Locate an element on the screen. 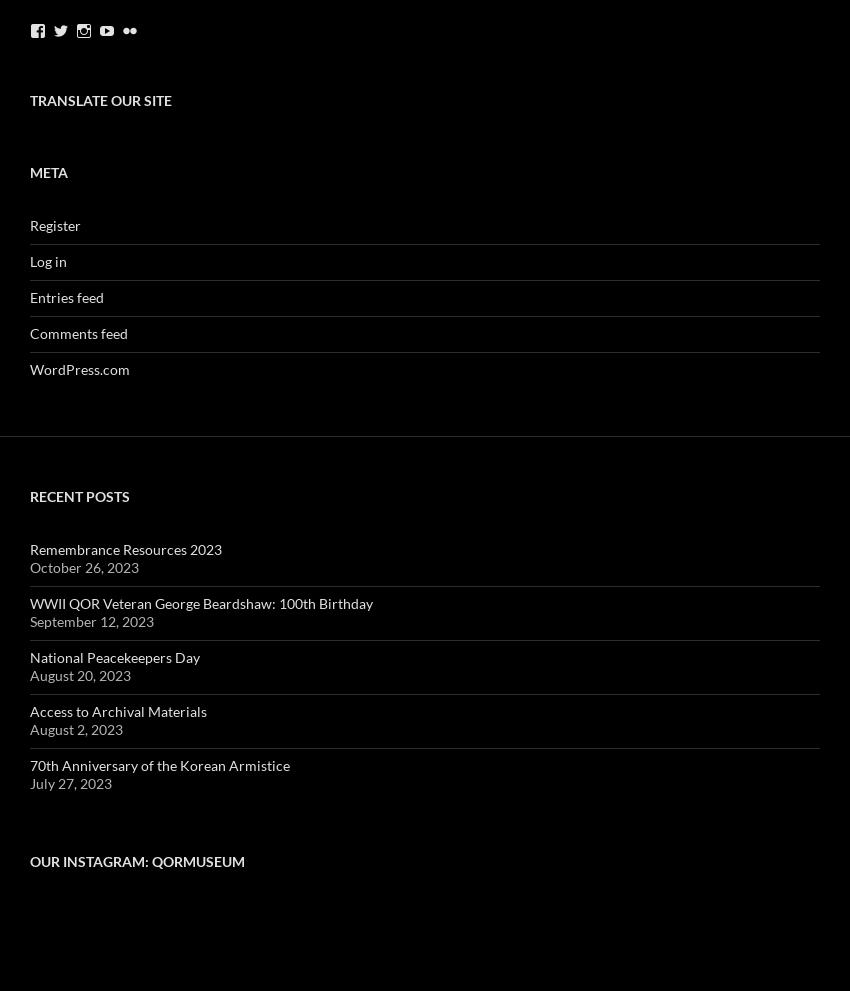  'Remembrance Resources 2023' is located at coordinates (29, 548).